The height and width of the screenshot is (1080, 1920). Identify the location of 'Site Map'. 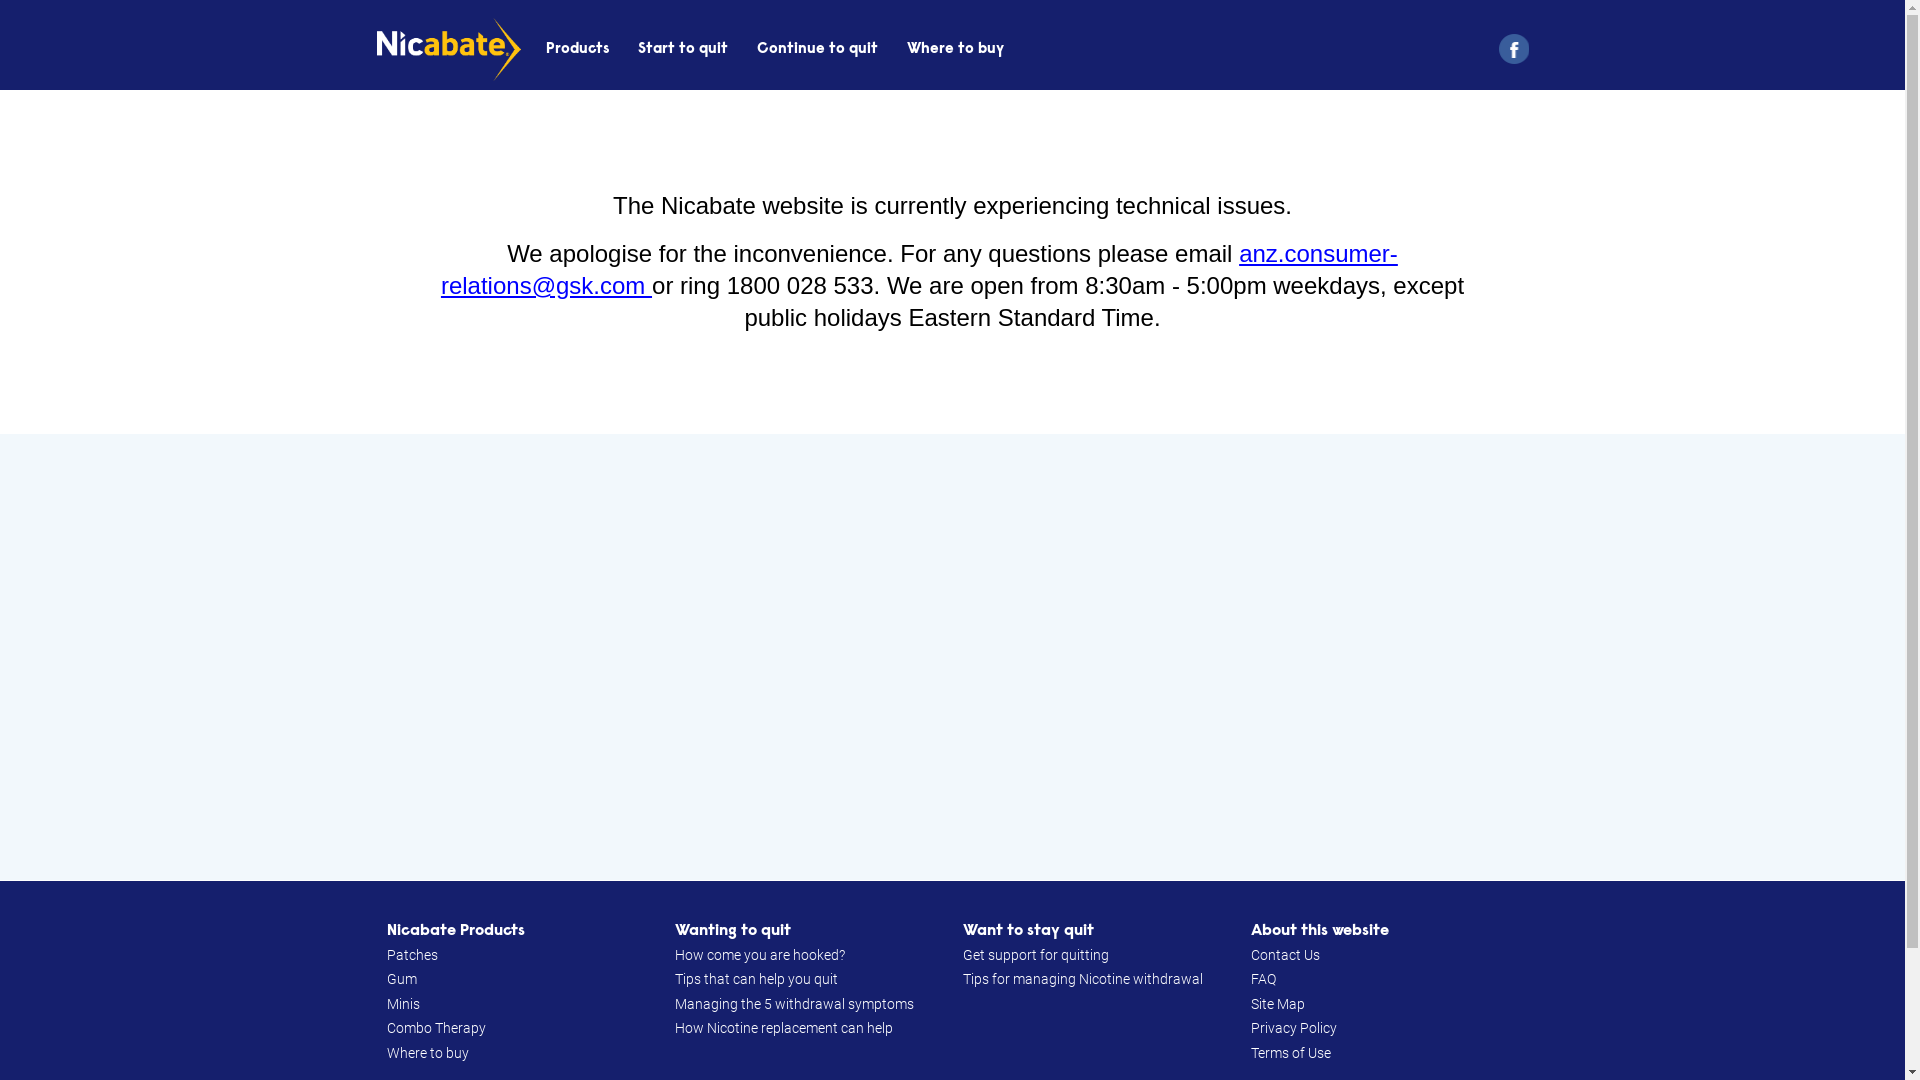
(1275, 1004).